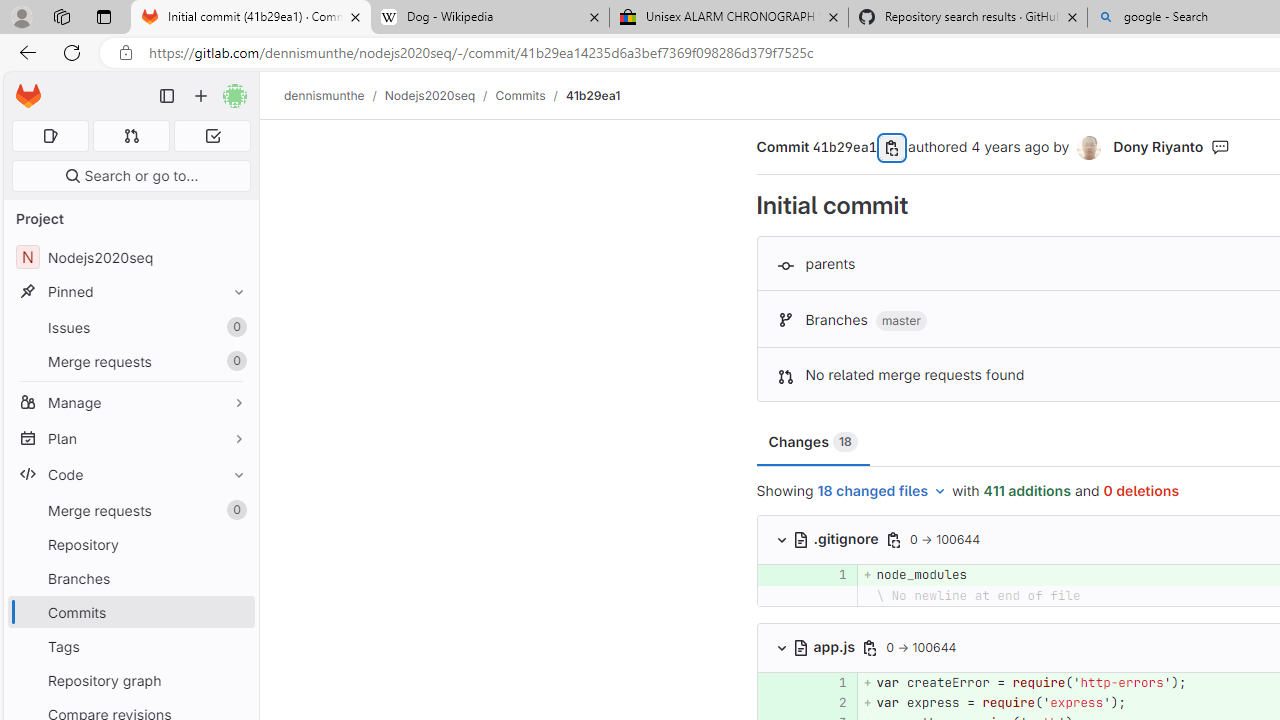 The width and height of the screenshot is (1280, 720). Describe the element at coordinates (334, 95) in the screenshot. I see `'dennismunthe/'` at that location.